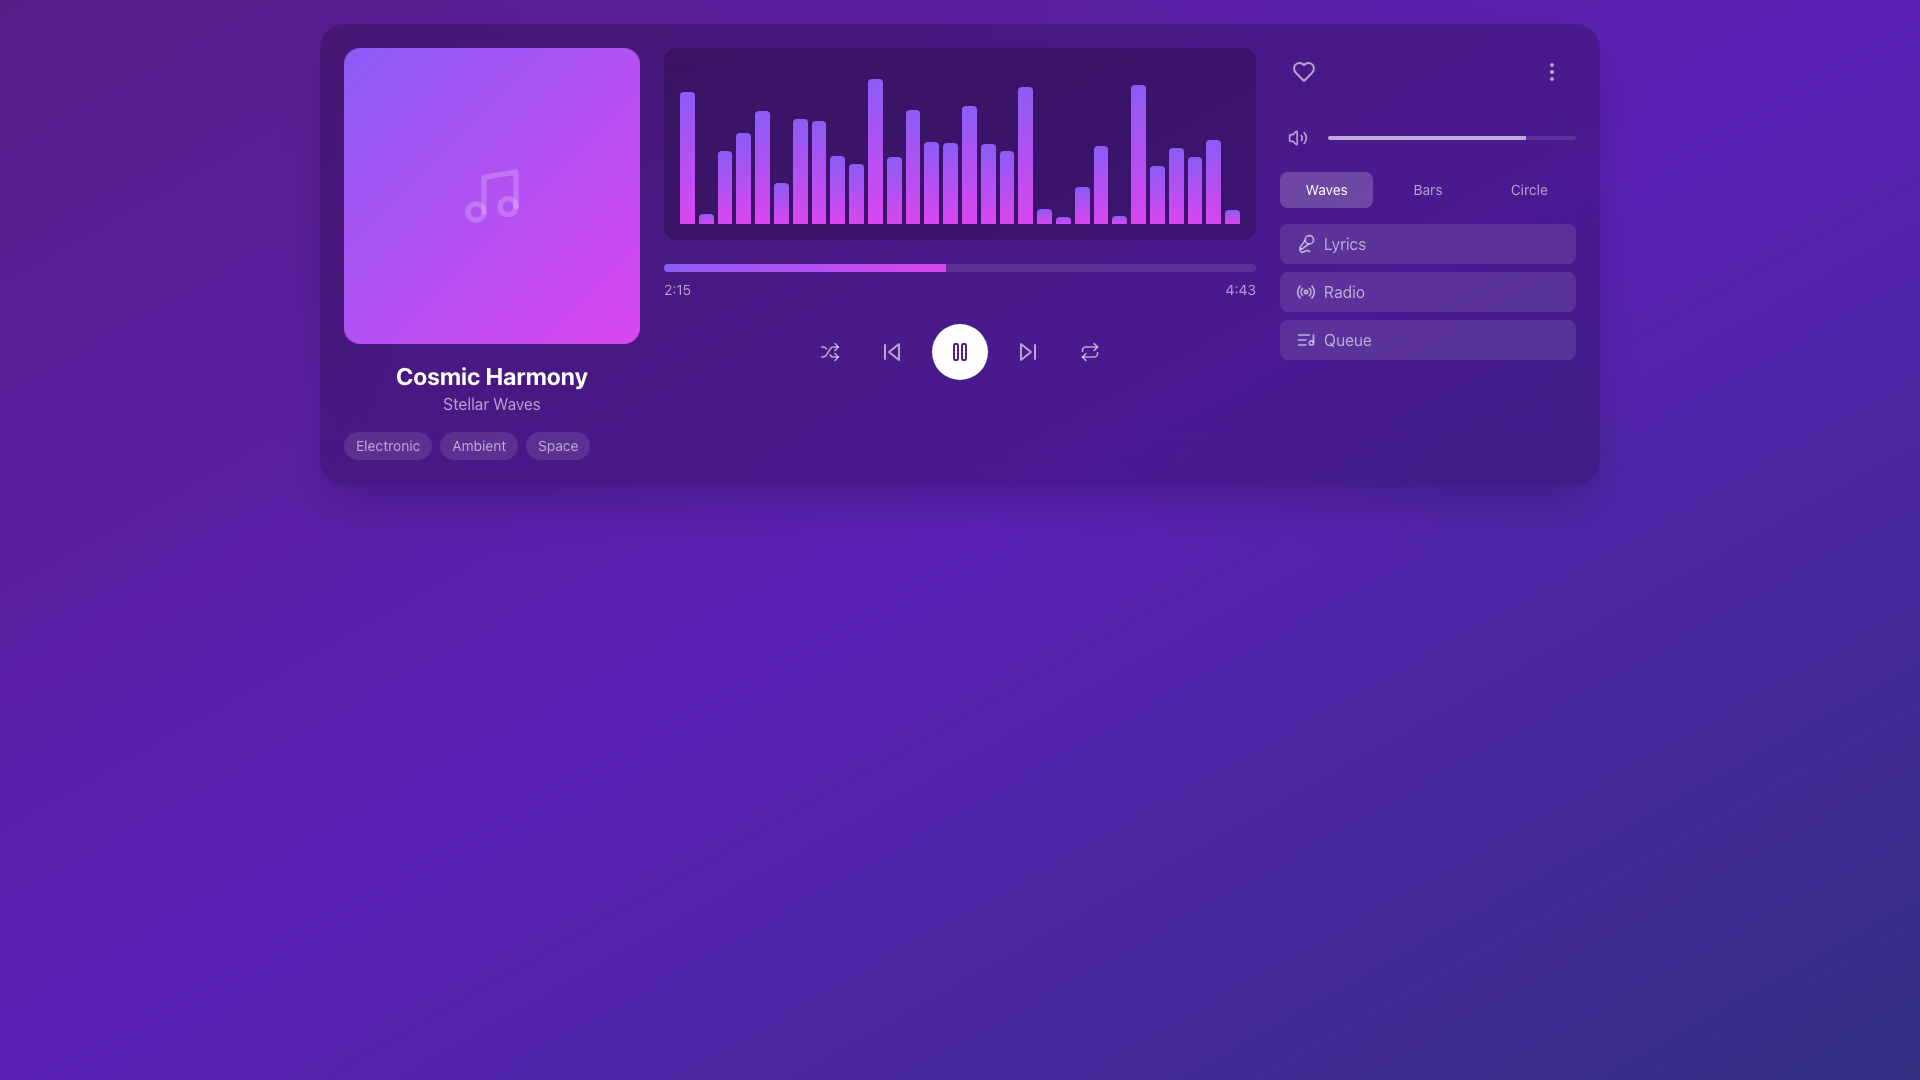 This screenshot has width=1920, height=1080. What do you see at coordinates (1025, 154) in the screenshot?
I see `the 18th graphical bar representing audio-related statistics, located in the upper section of the interface above the playback controls` at bounding box center [1025, 154].